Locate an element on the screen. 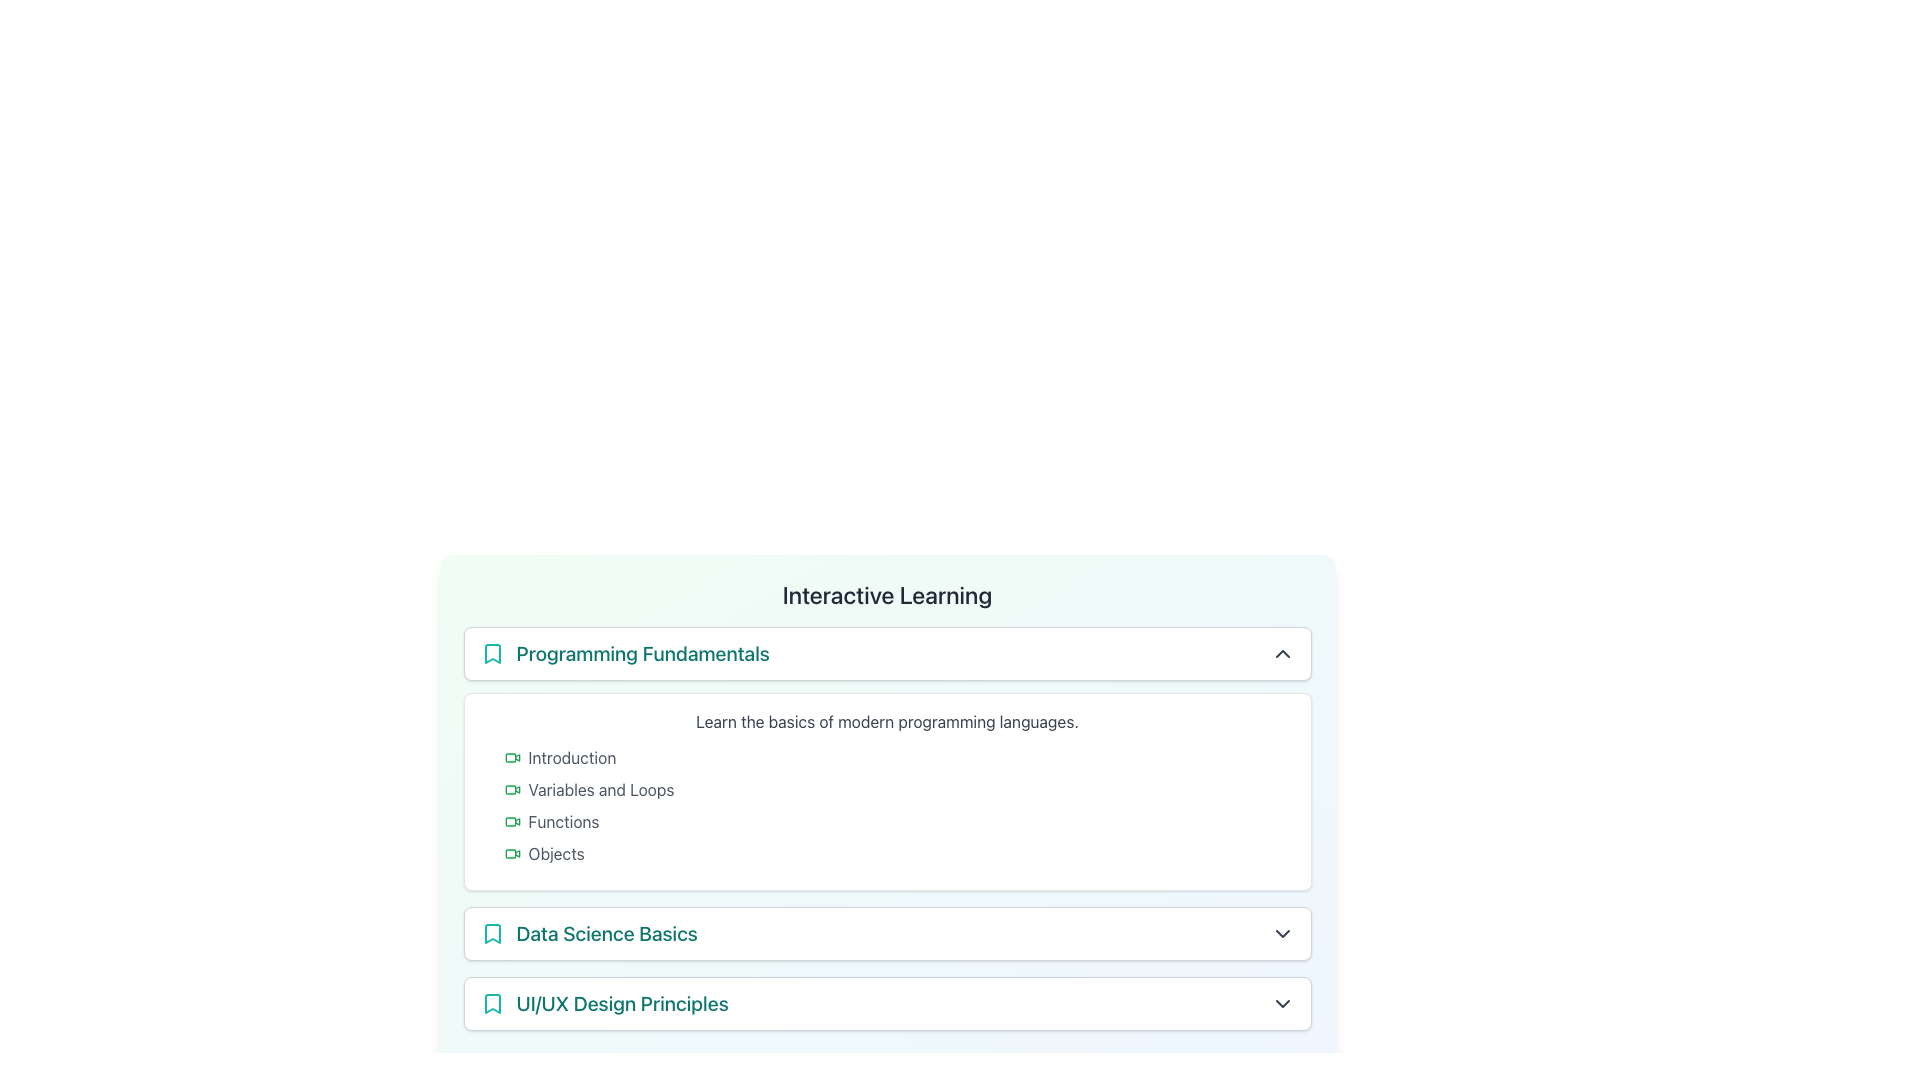 The width and height of the screenshot is (1920, 1080). the text label displaying 'Objects' located next to the video camera icon in the 'Programming Fundamentals' section for tooltip or visual feedback is located at coordinates (556, 853).